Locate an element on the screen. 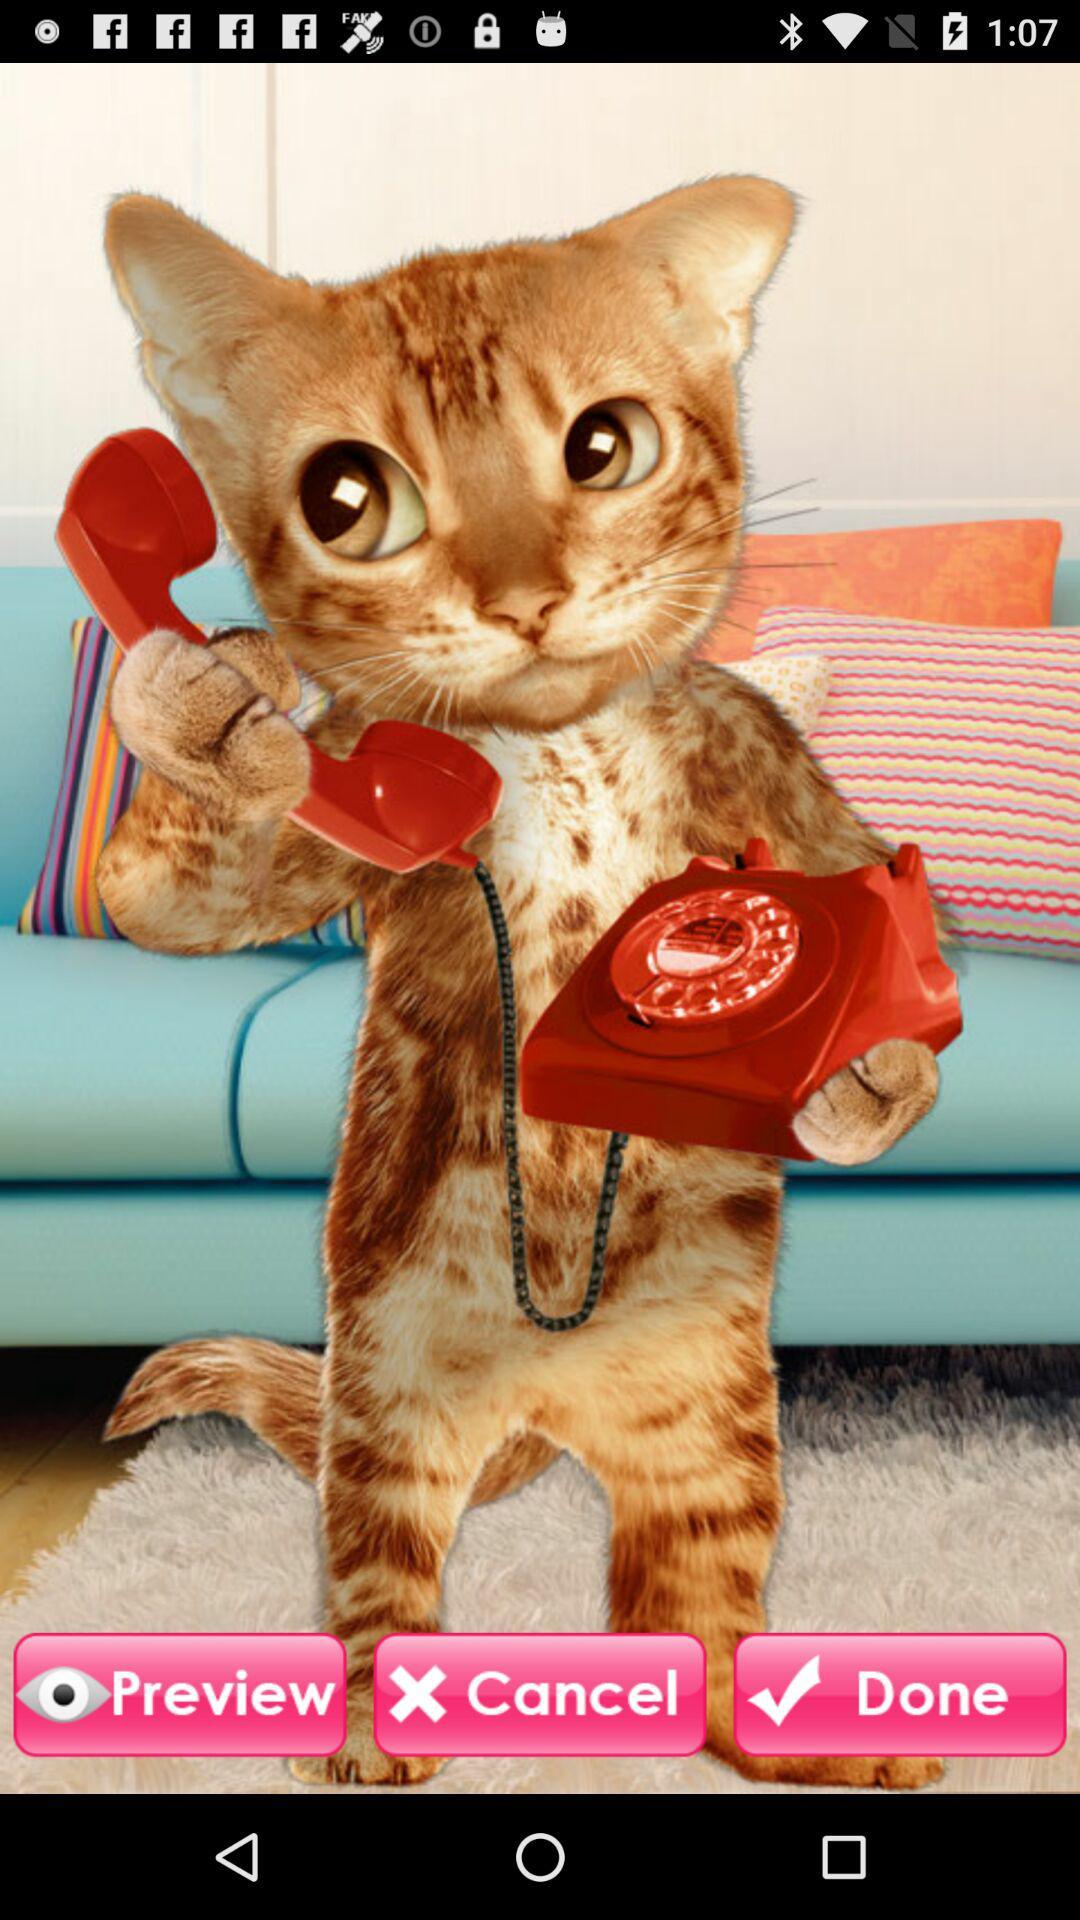  cancel request is located at coordinates (540, 1694).